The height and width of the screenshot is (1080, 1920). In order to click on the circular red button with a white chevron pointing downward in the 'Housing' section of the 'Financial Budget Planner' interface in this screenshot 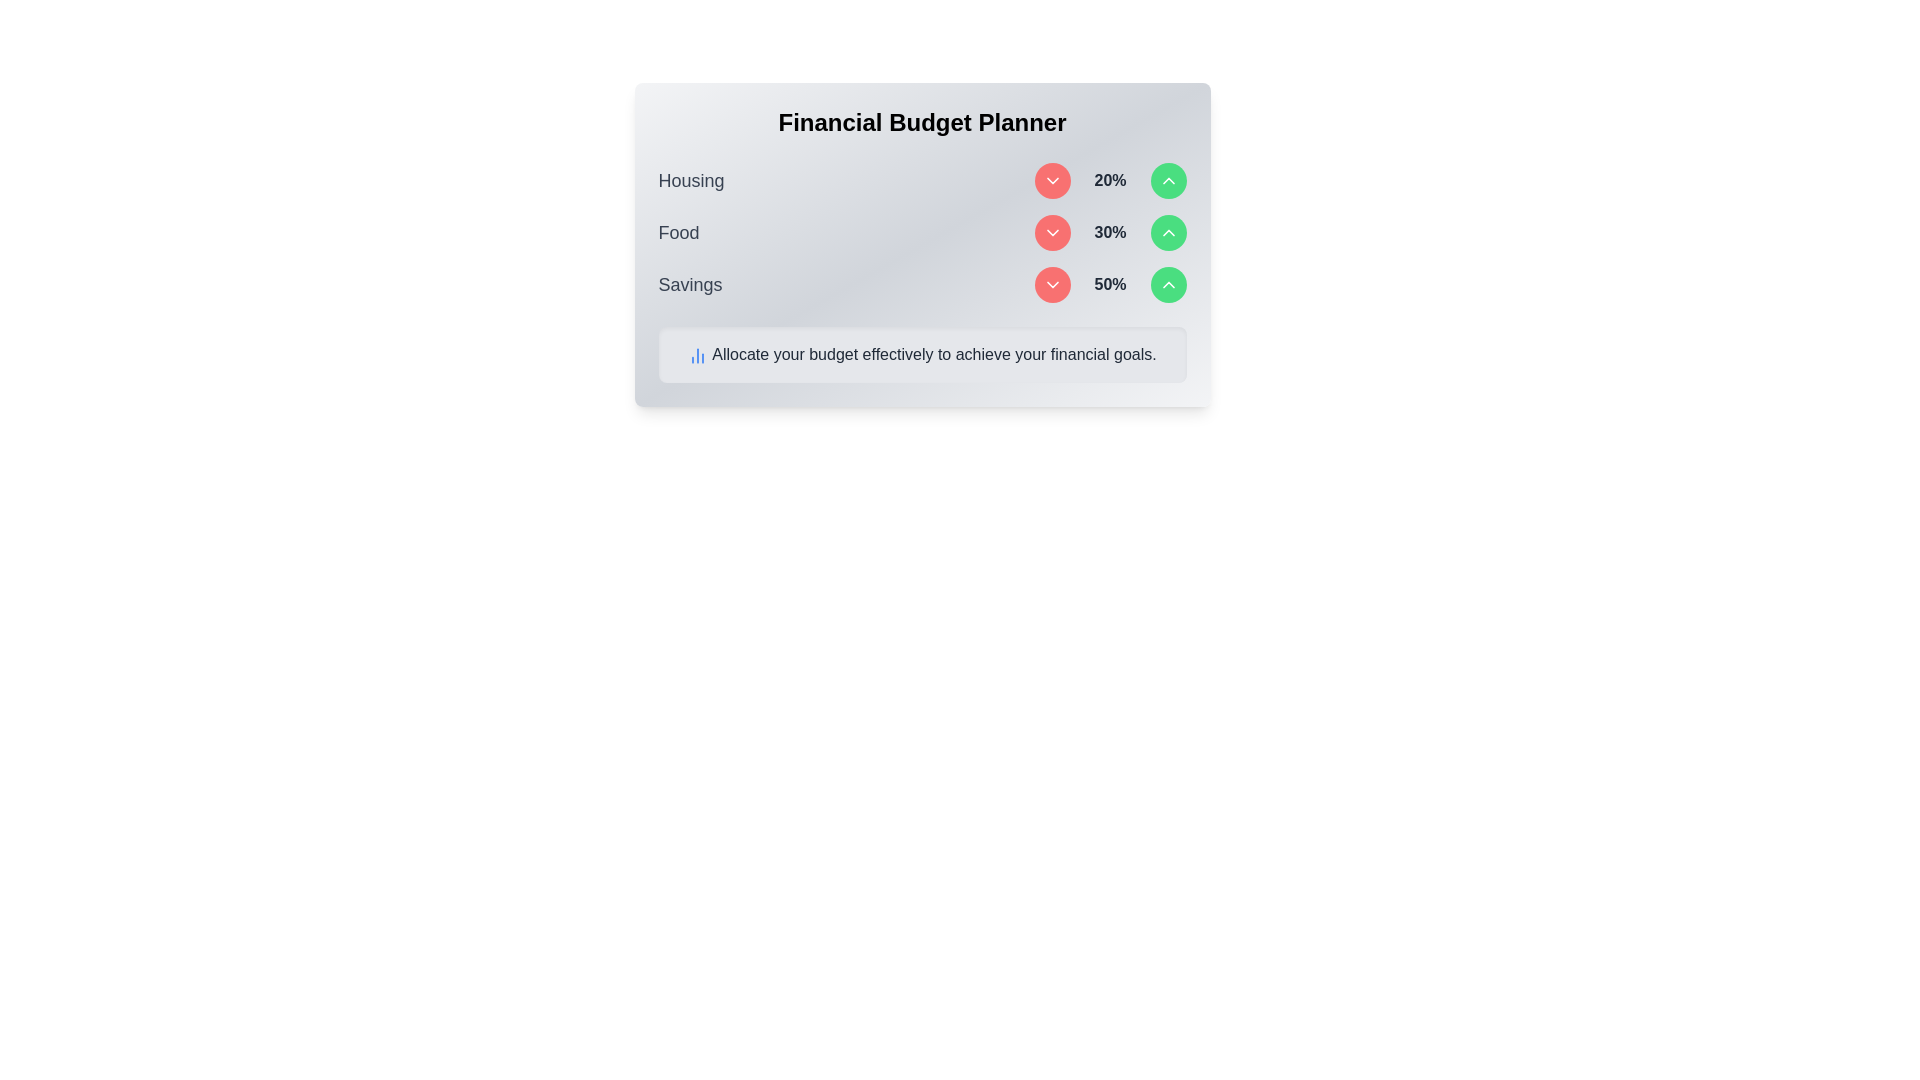, I will do `click(1051, 181)`.